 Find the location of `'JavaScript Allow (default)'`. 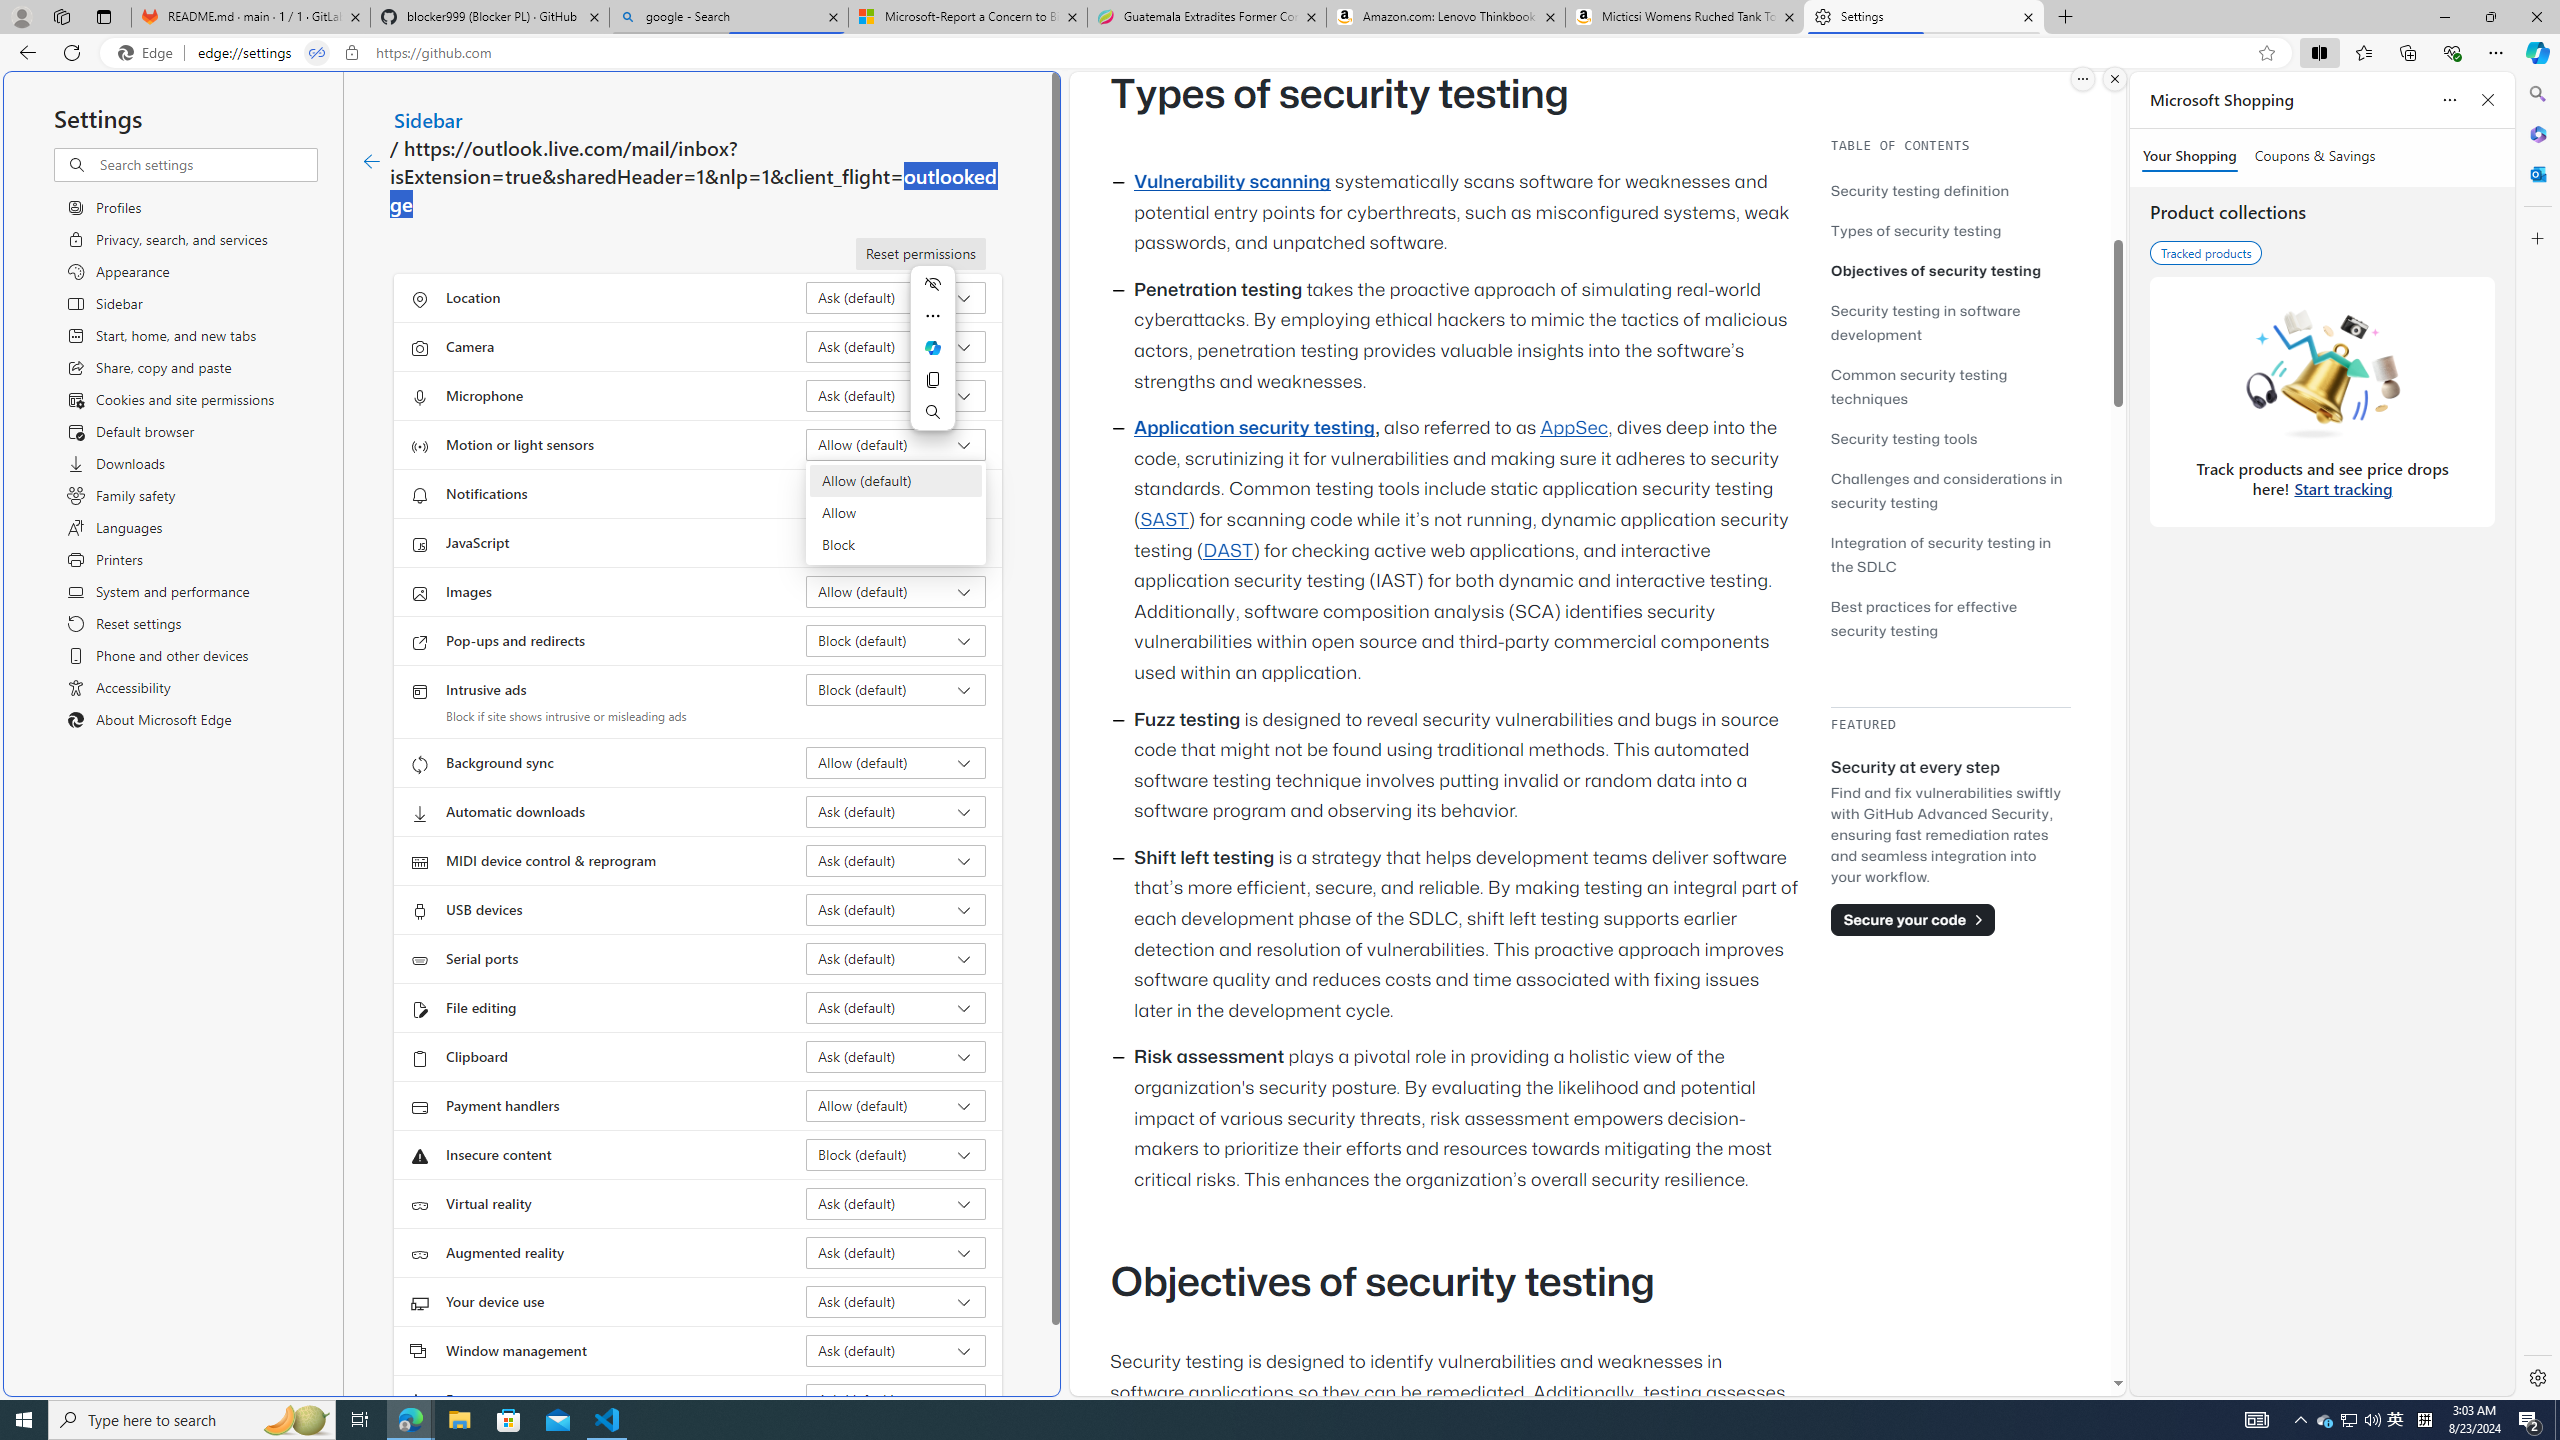

'JavaScript Allow (default)' is located at coordinates (896, 541).